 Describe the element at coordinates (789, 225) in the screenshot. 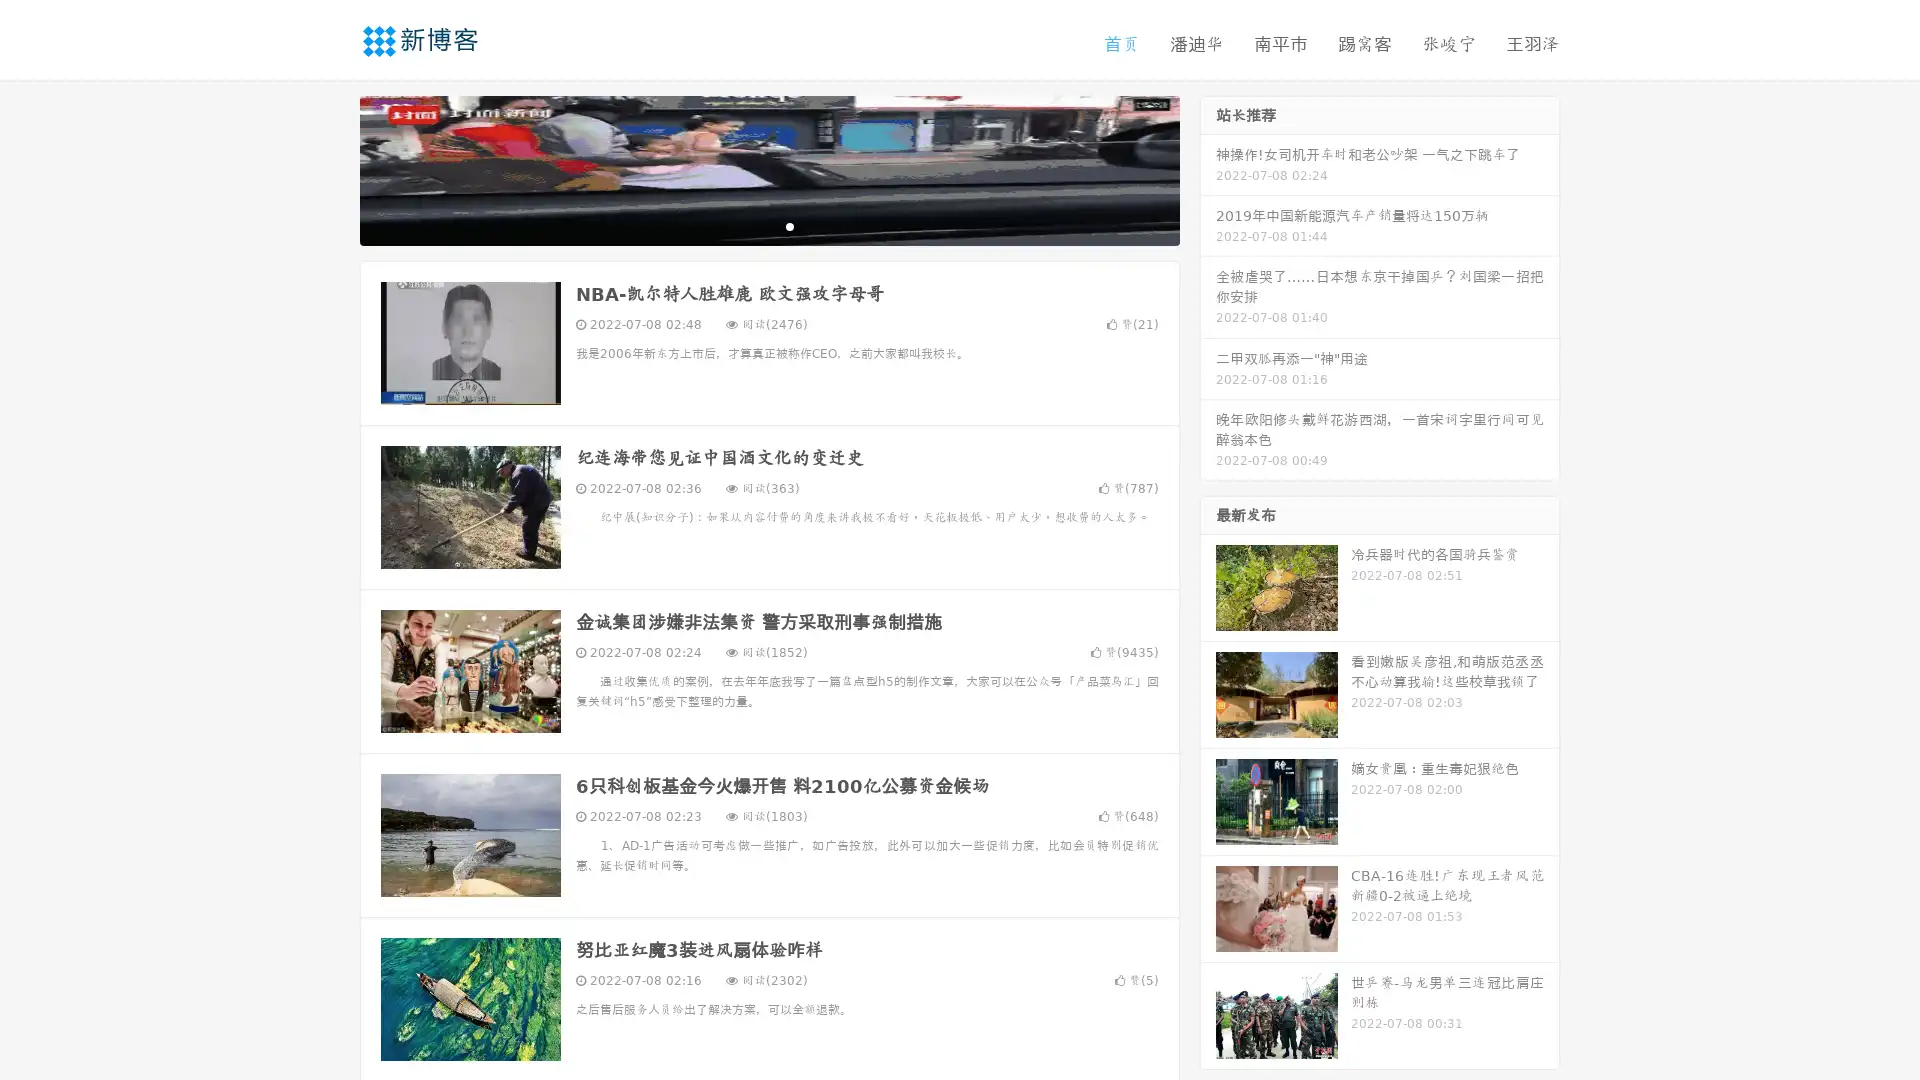

I see `Go to slide 3` at that location.